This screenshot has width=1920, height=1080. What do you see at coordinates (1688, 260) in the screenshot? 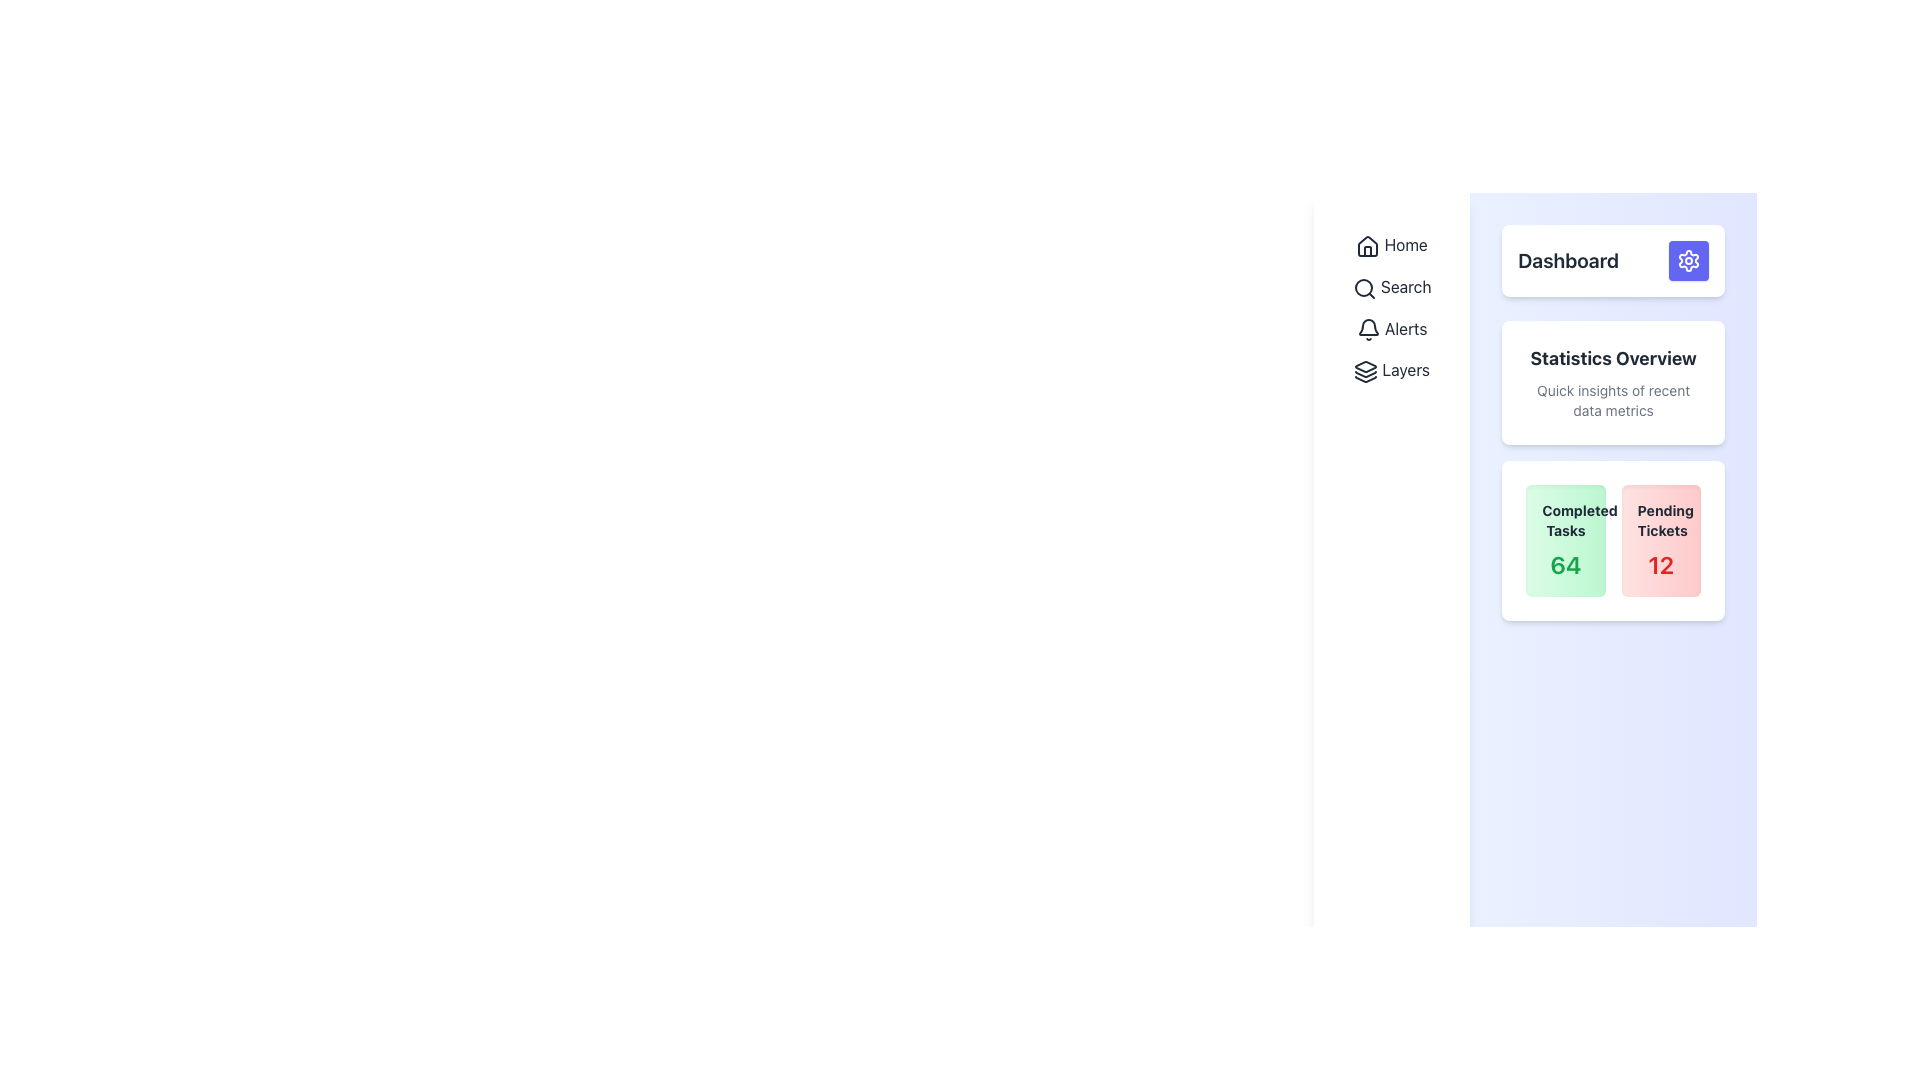
I see `the blue gear icon located on the dashboard` at bounding box center [1688, 260].